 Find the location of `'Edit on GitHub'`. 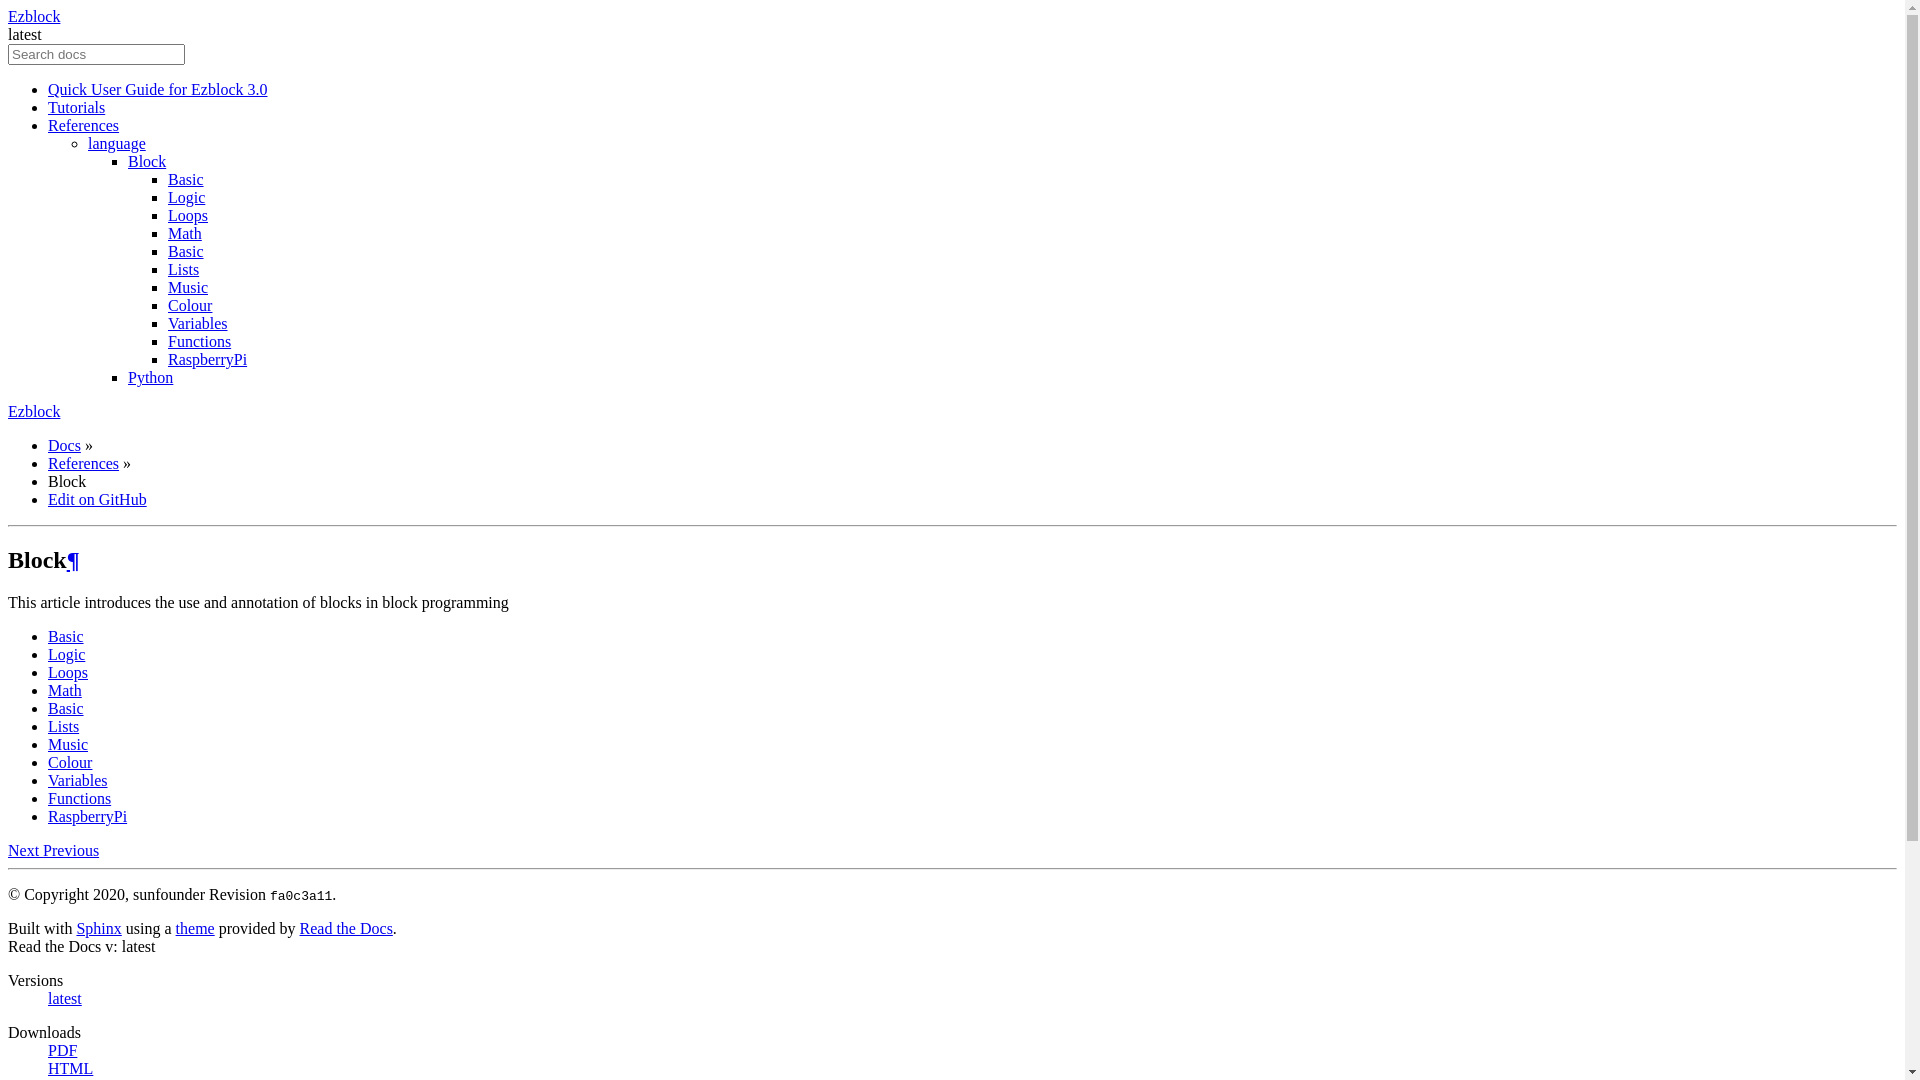

'Edit on GitHub' is located at coordinates (48, 498).